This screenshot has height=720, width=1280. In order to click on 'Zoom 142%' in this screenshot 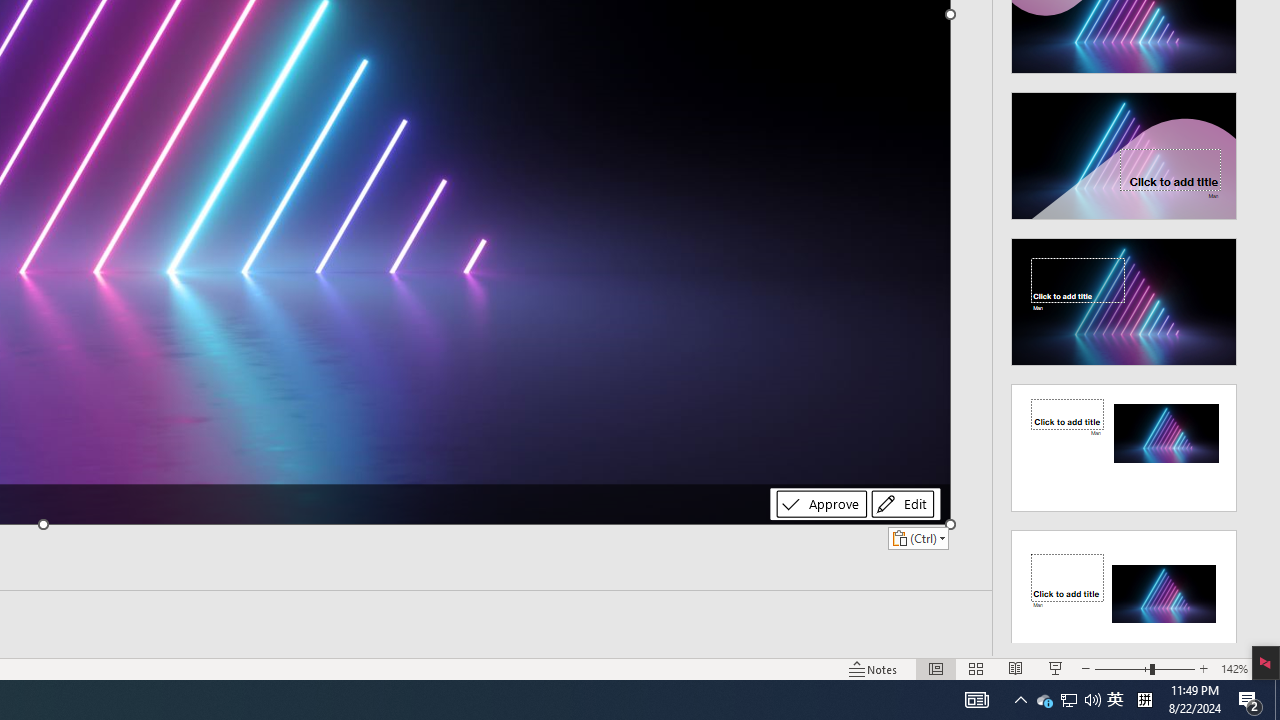, I will do `click(1233, 669)`.